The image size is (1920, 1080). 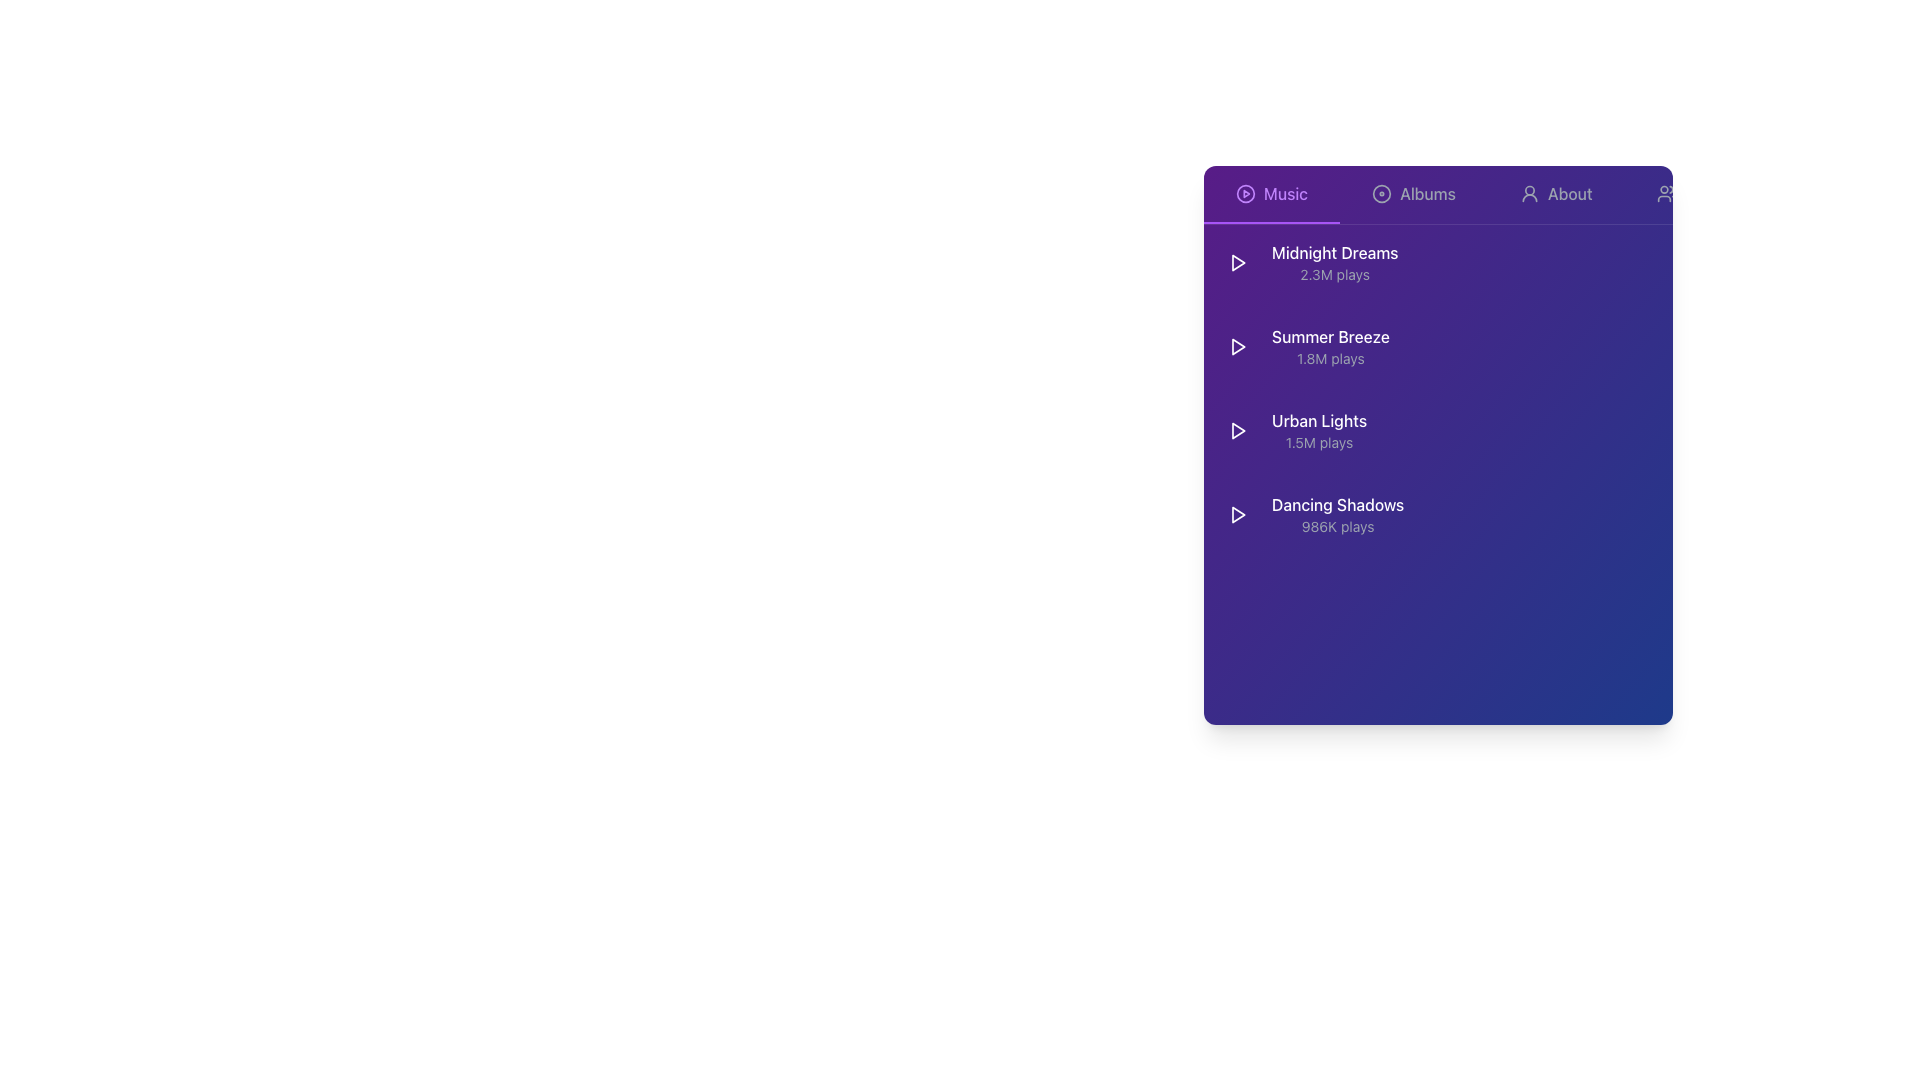 What do you see at coordinates (1237, 261) in the screenshot?
I see `the play button located to the left of the 'Midnight Dreams' text label` at bounding box center [1237, 261].